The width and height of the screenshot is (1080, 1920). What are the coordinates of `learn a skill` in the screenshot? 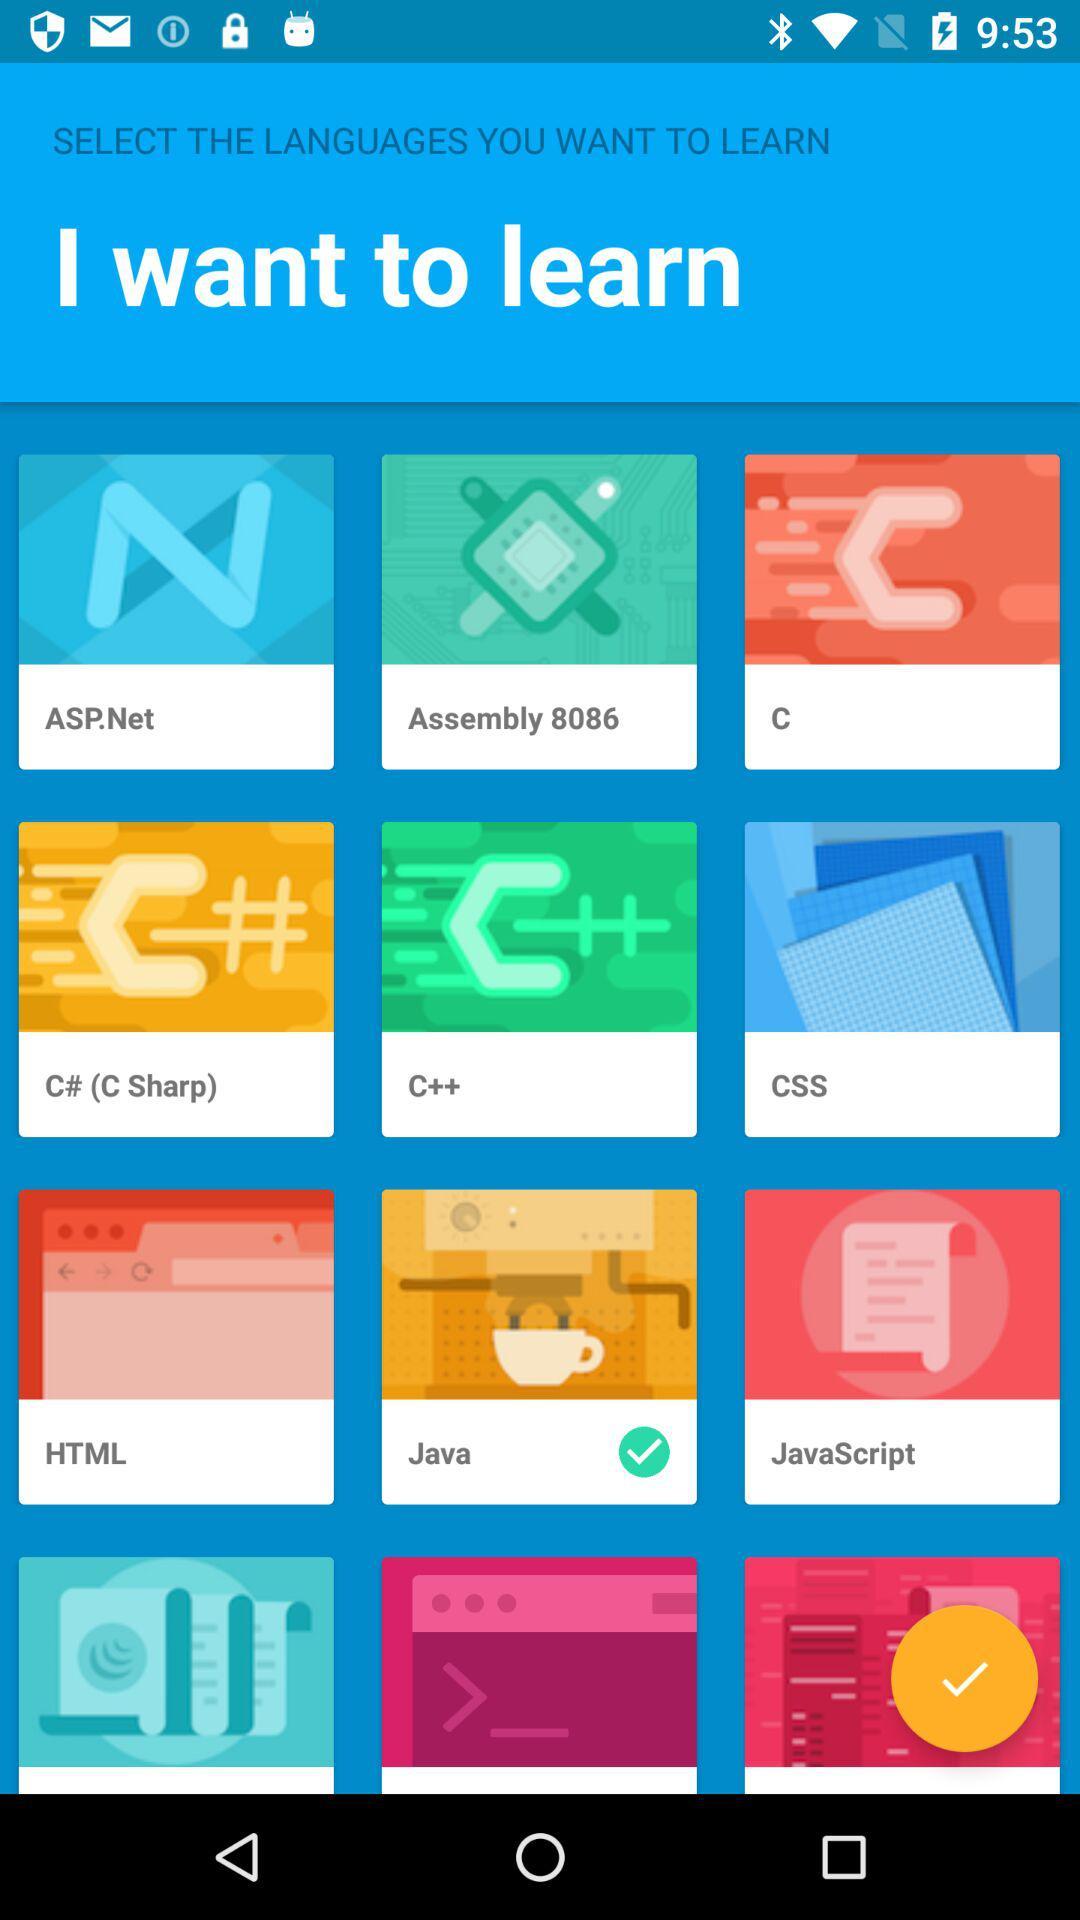 It's located at (963, 1678).